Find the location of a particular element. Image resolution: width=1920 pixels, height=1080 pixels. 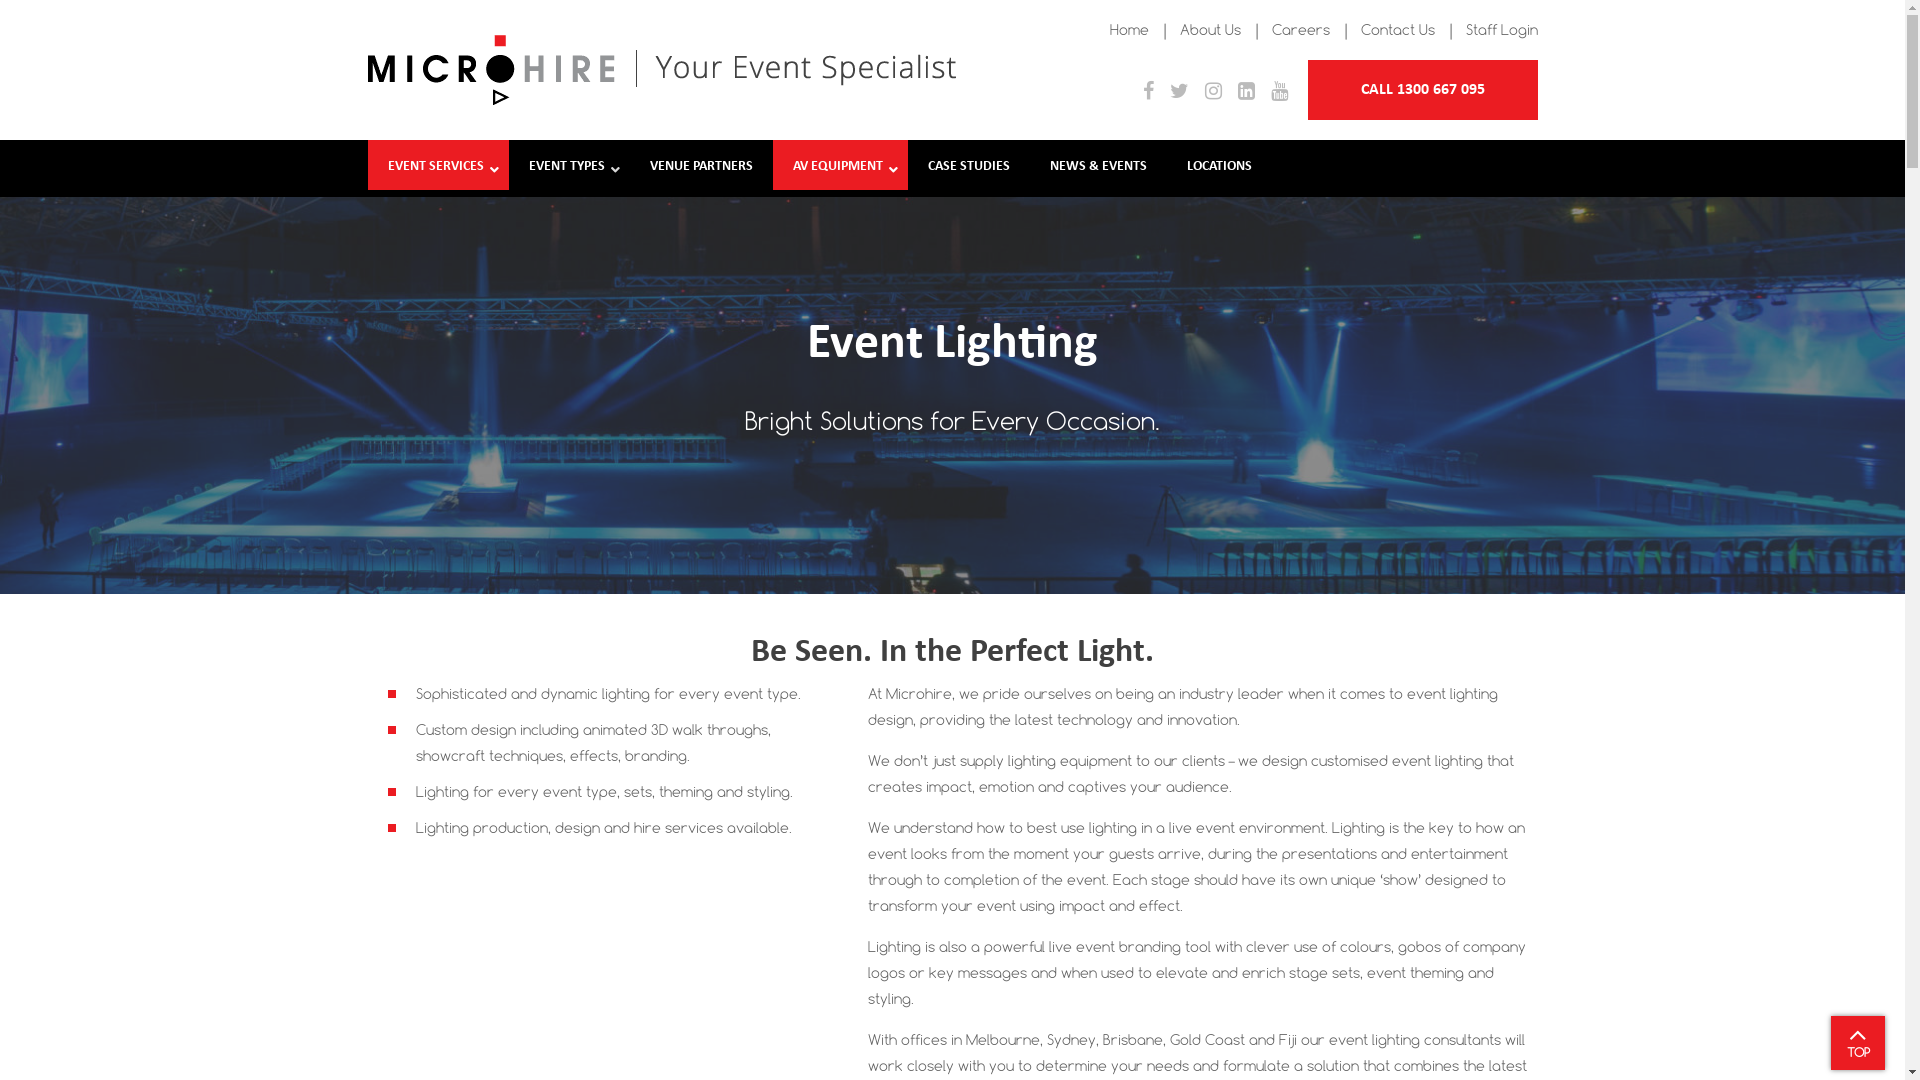

'Instagram' is located at coordinates (1211, 92).